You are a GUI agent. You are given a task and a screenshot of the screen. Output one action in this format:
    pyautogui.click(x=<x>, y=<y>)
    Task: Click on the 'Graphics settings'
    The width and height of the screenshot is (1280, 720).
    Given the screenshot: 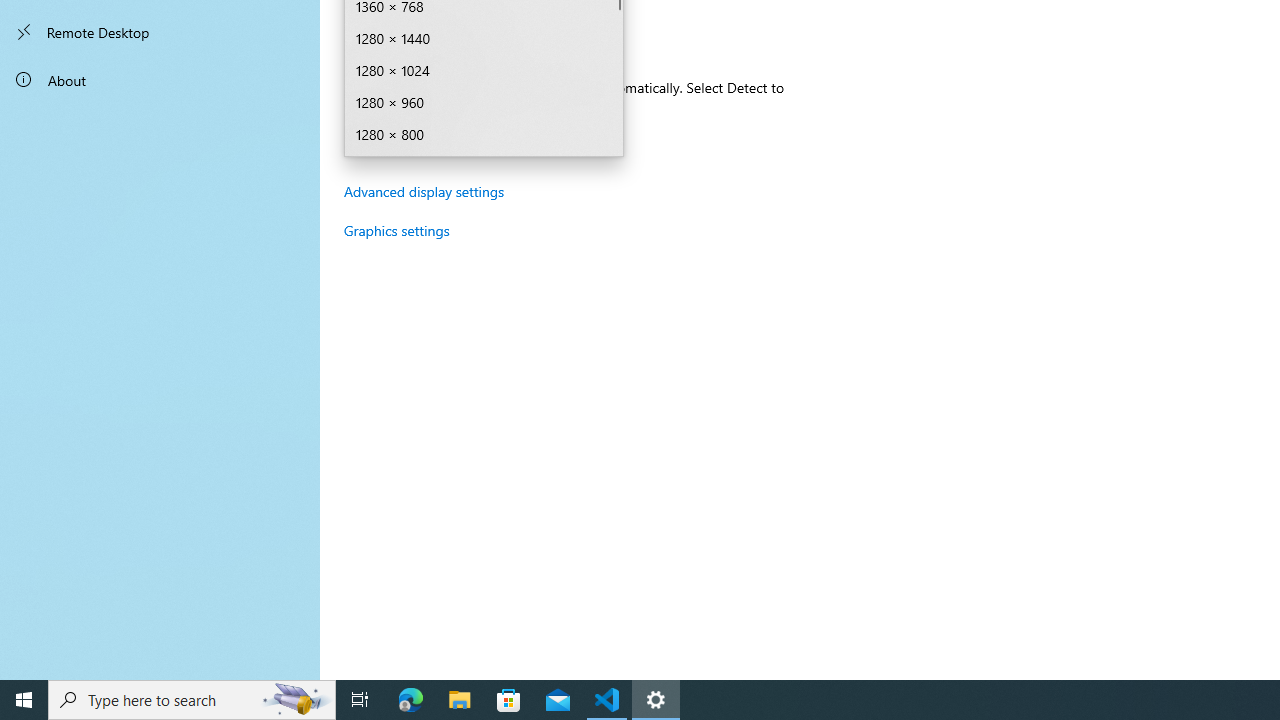 What is the action you would take?
    pyautogui.click(x=397, y=229)
    